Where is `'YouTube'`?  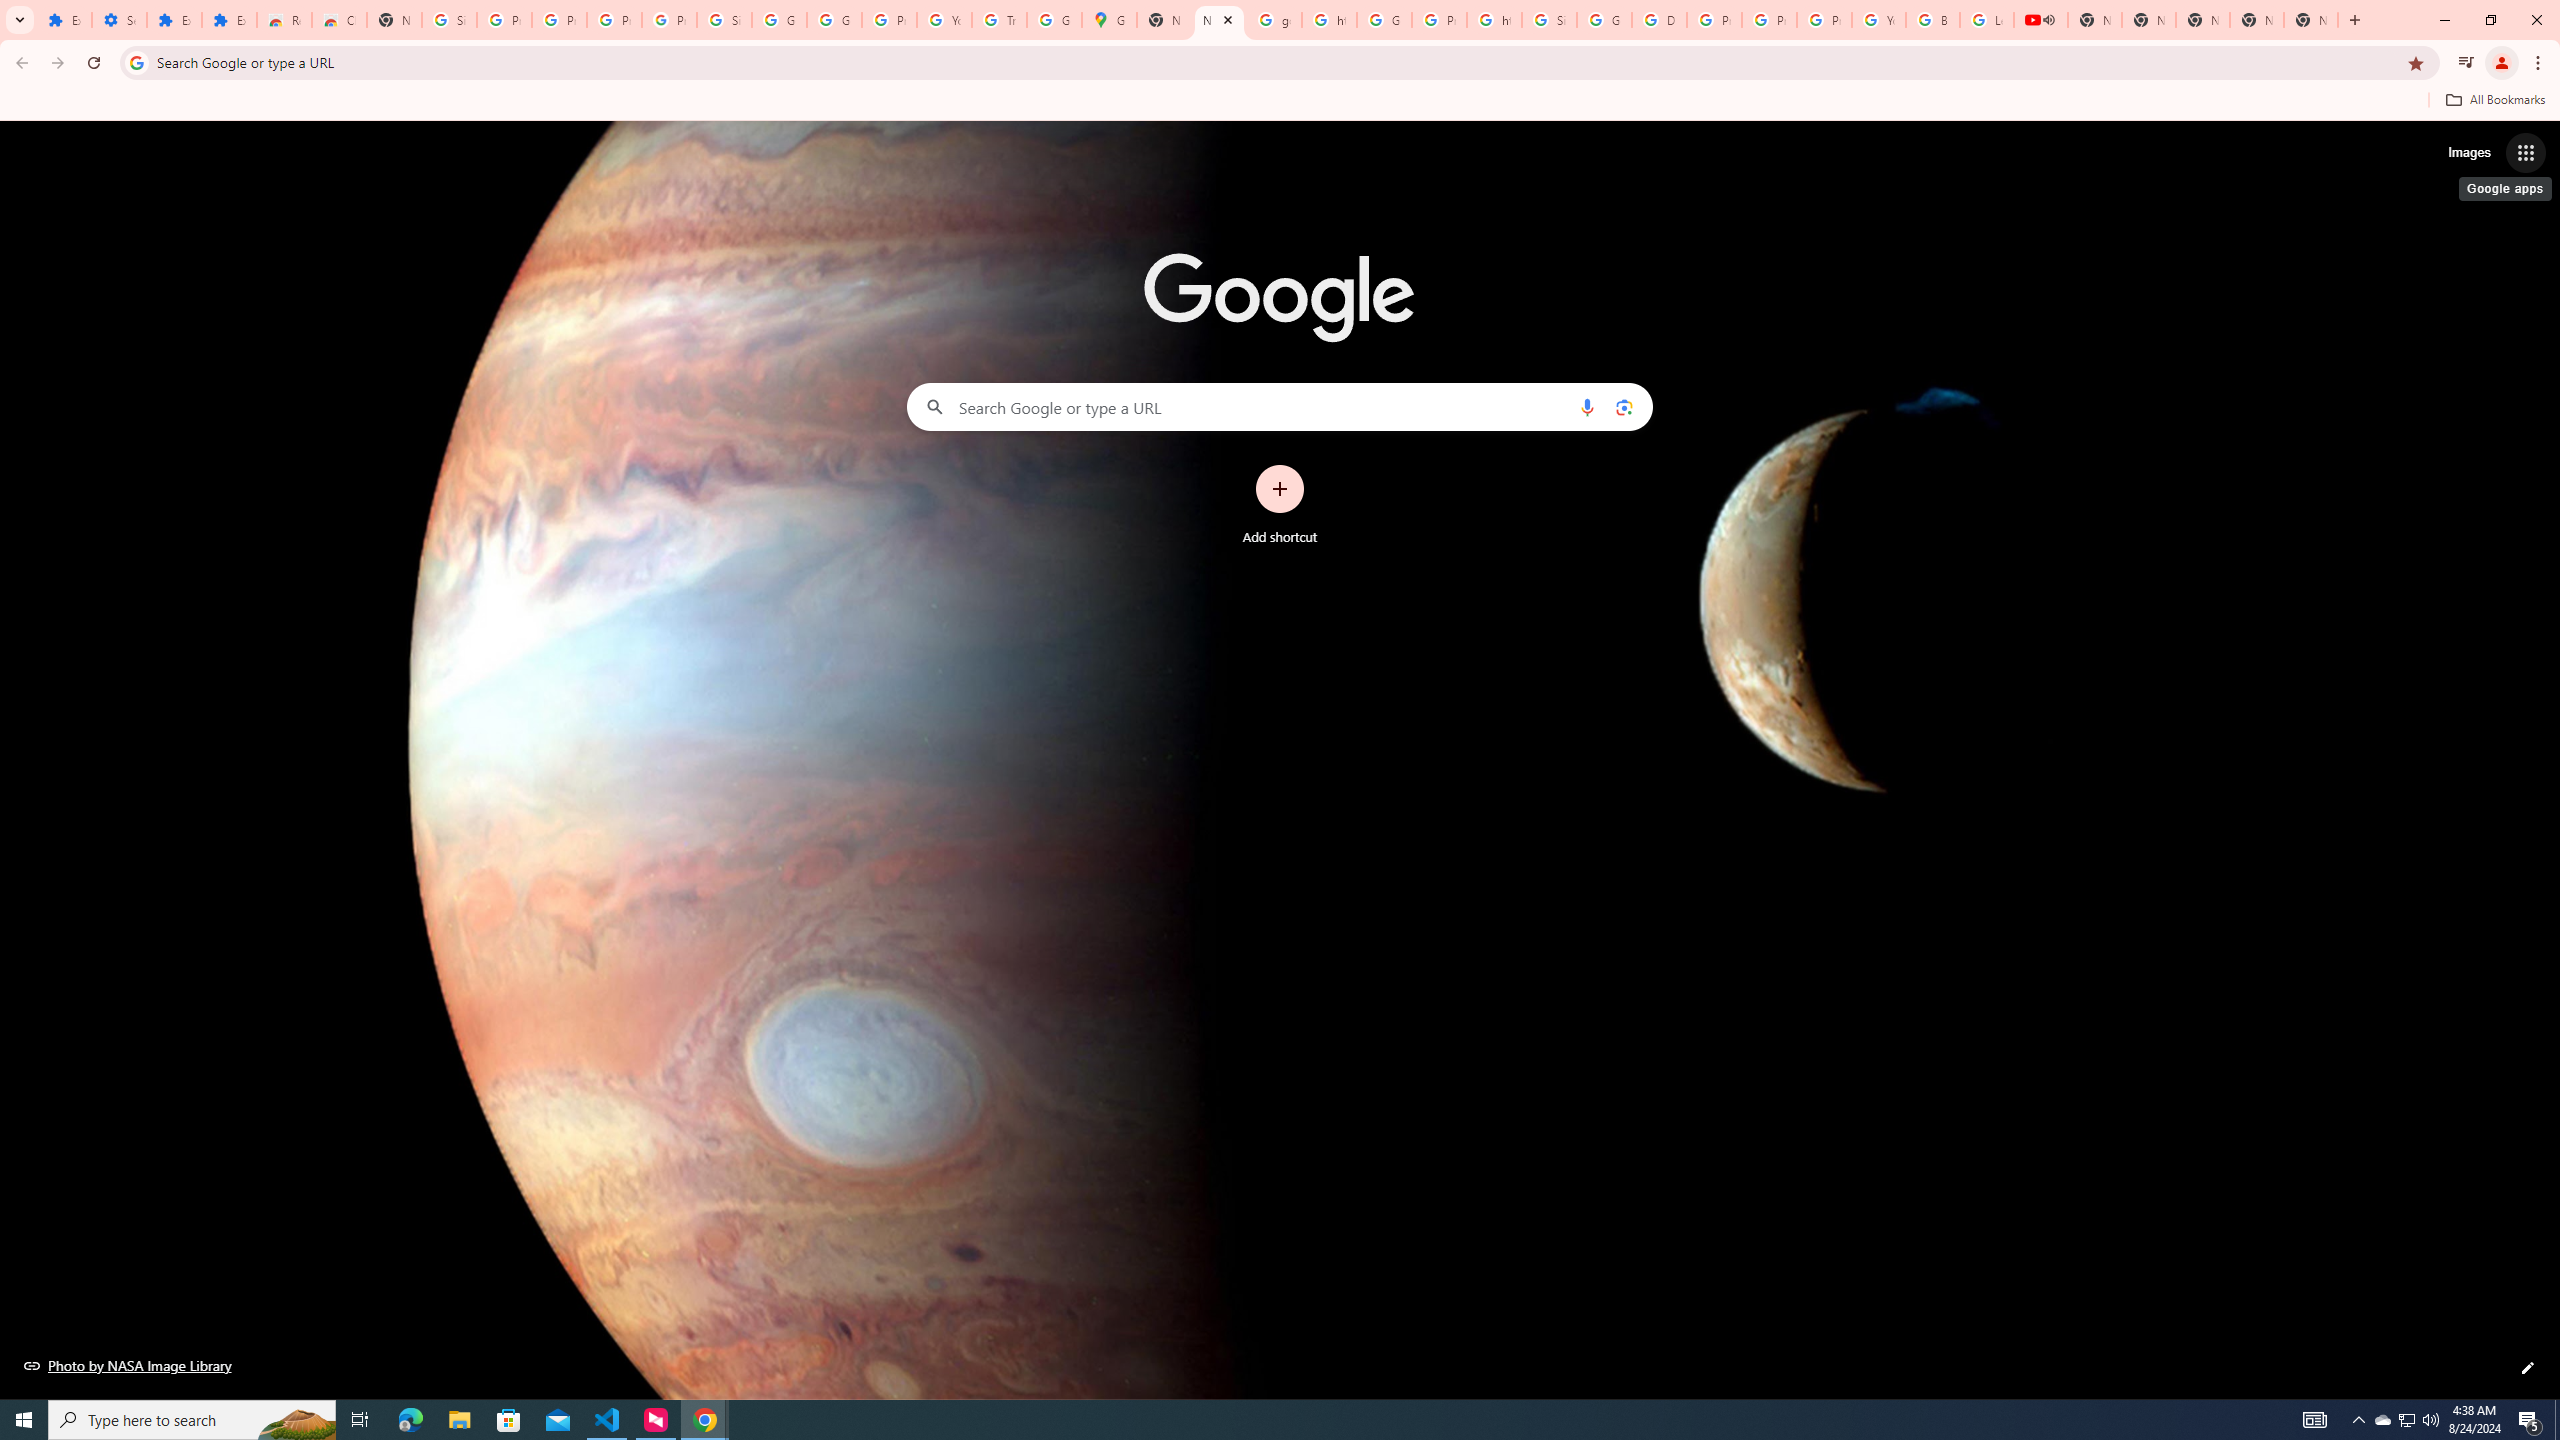 'YouTube' is located at coordinates (1879, 19).